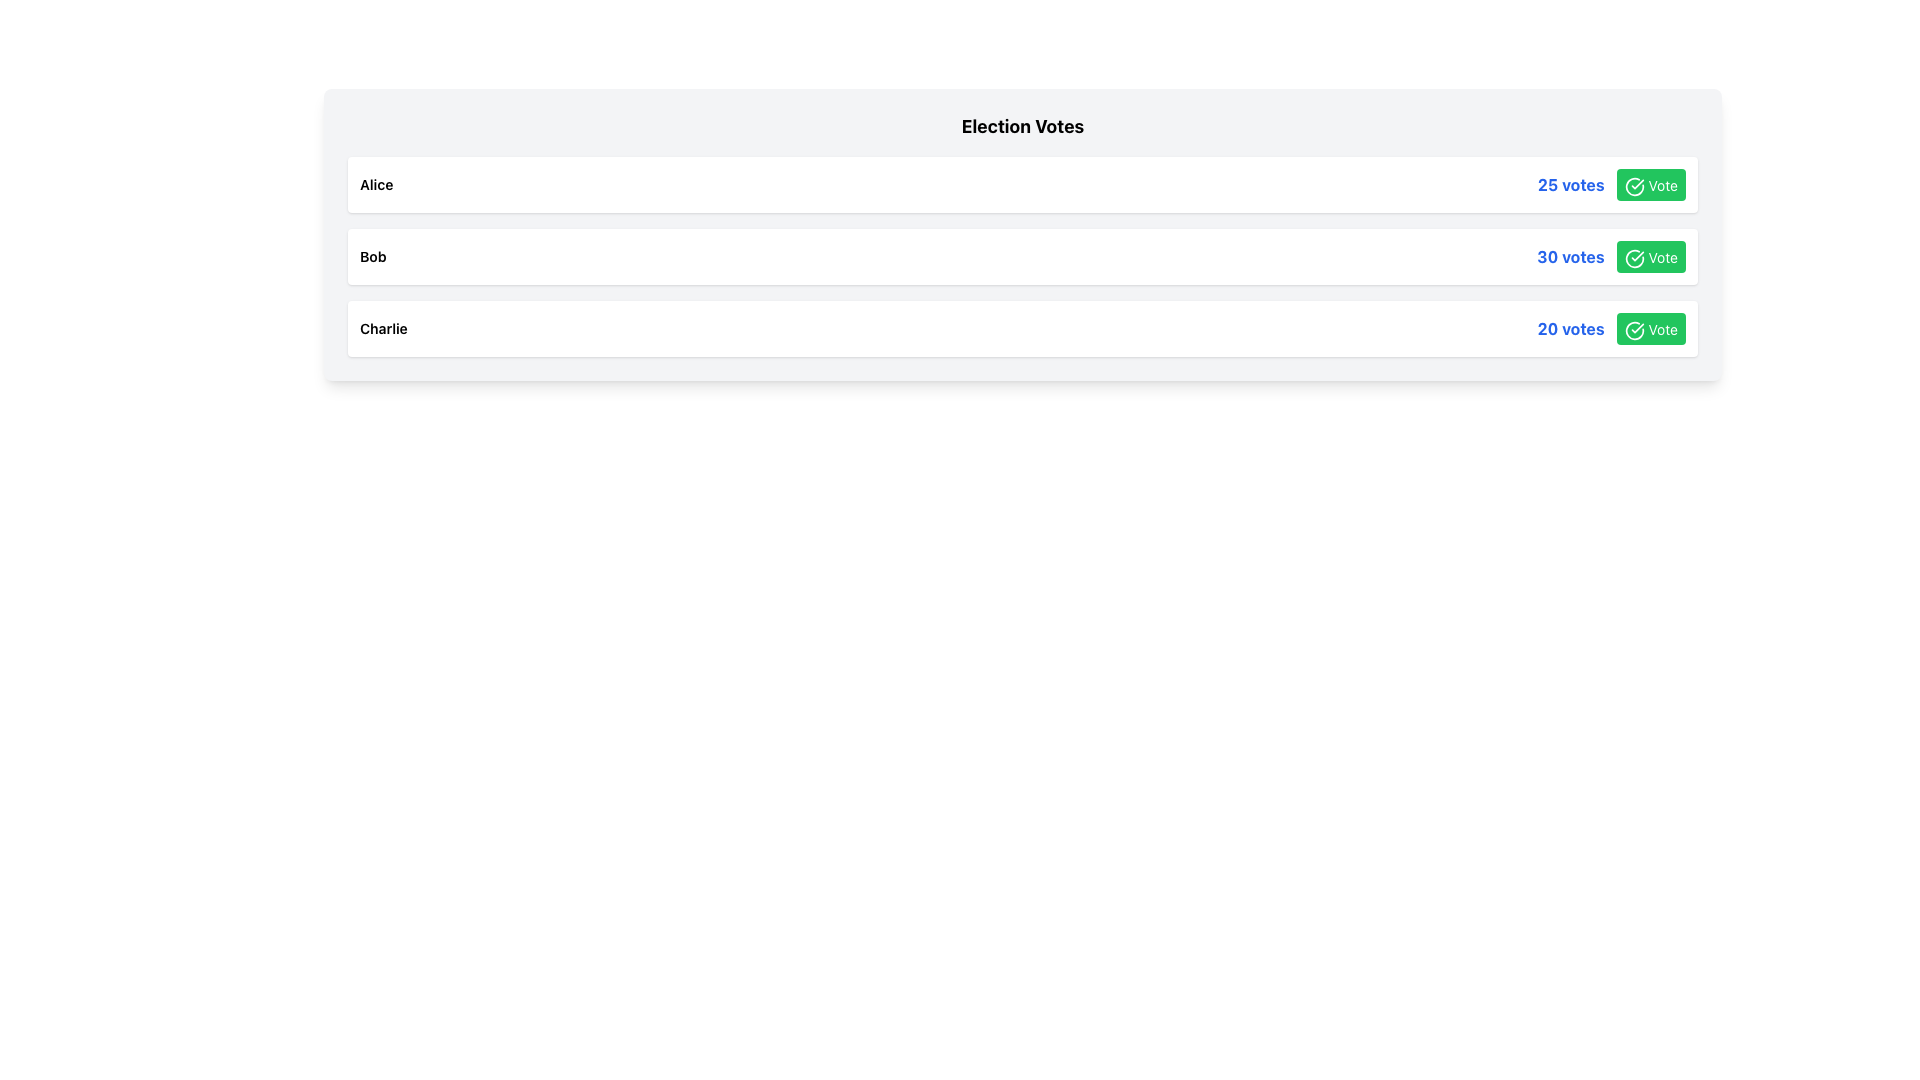 The height and width of the screenshot is (1080, 1920). Describe the element at coordinates (1612, 185) in the screenshot. I see `the 'Vote' button located on the right side of the label 'Alice', which displays the number of votes as '25 votes' and includes a checkmark graphic` at that location.